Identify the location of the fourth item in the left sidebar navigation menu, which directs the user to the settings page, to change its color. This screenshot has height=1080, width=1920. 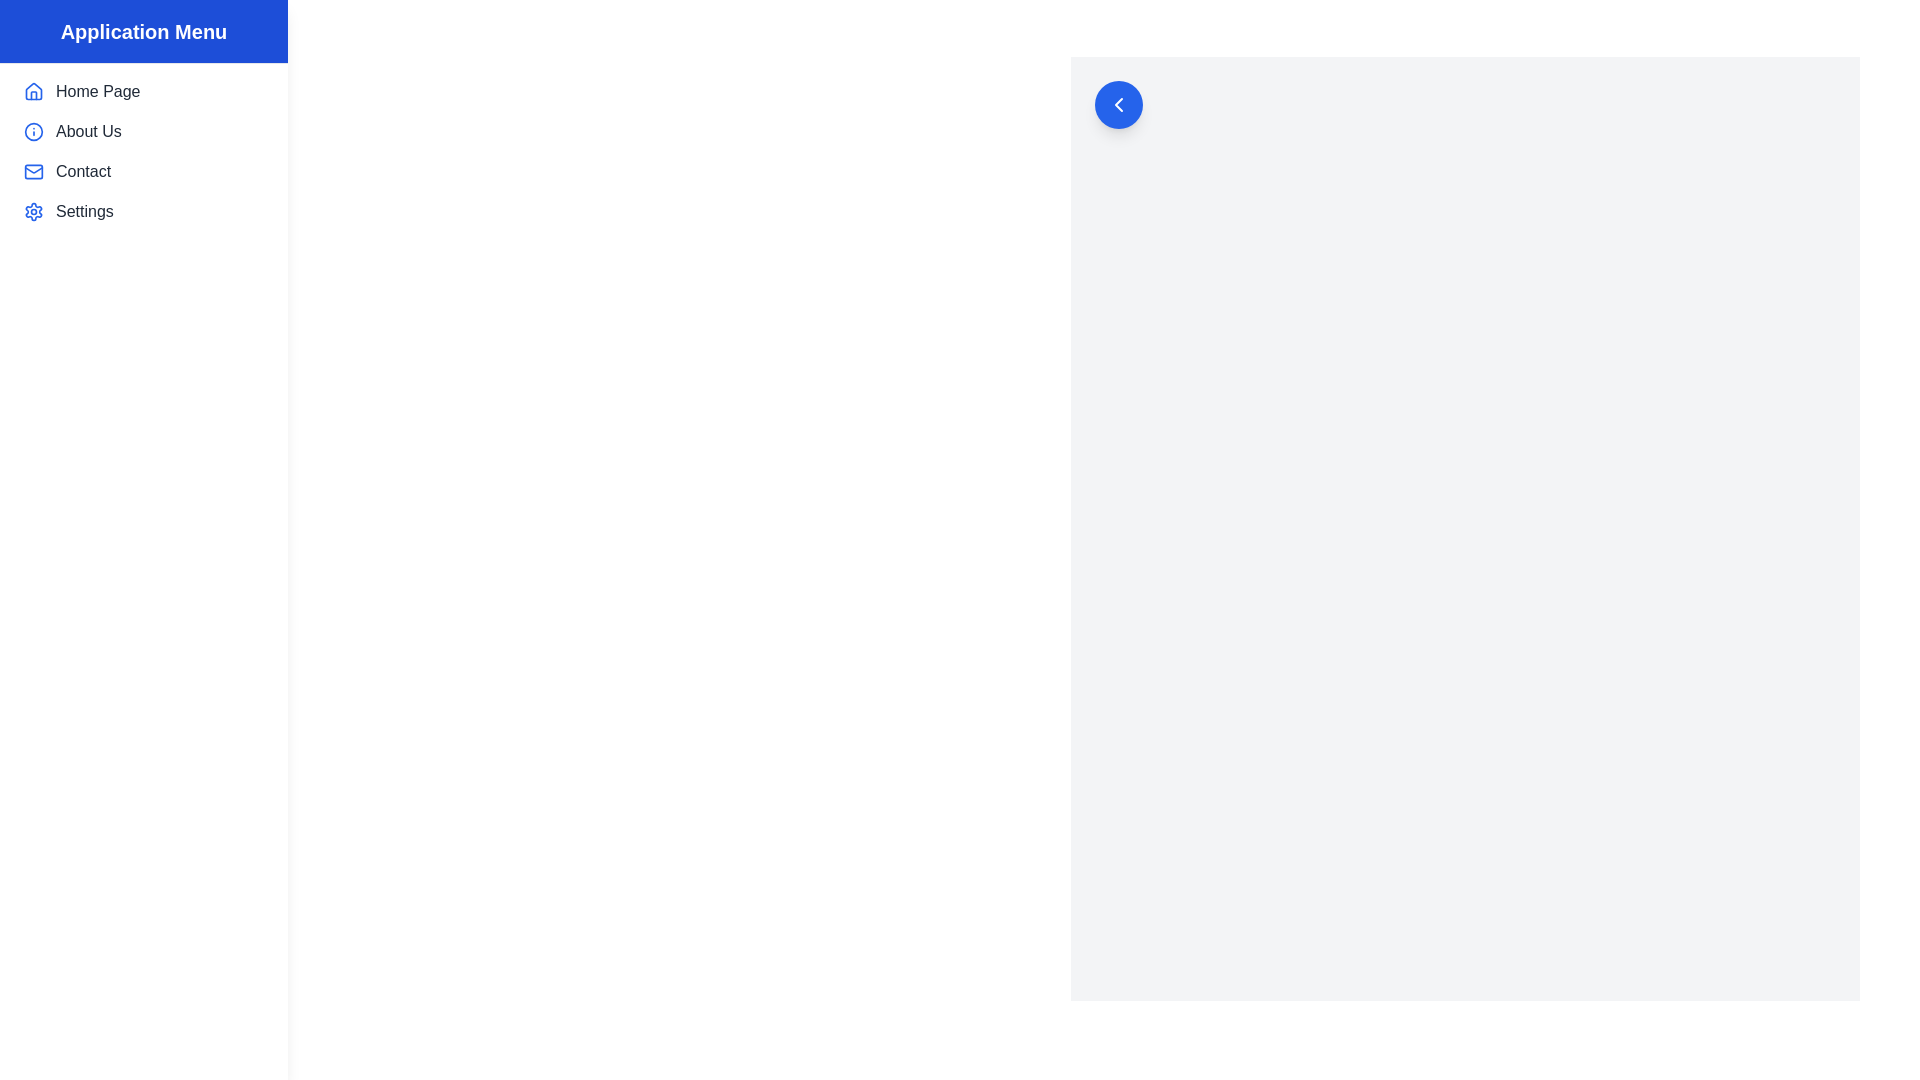
(143, 212).